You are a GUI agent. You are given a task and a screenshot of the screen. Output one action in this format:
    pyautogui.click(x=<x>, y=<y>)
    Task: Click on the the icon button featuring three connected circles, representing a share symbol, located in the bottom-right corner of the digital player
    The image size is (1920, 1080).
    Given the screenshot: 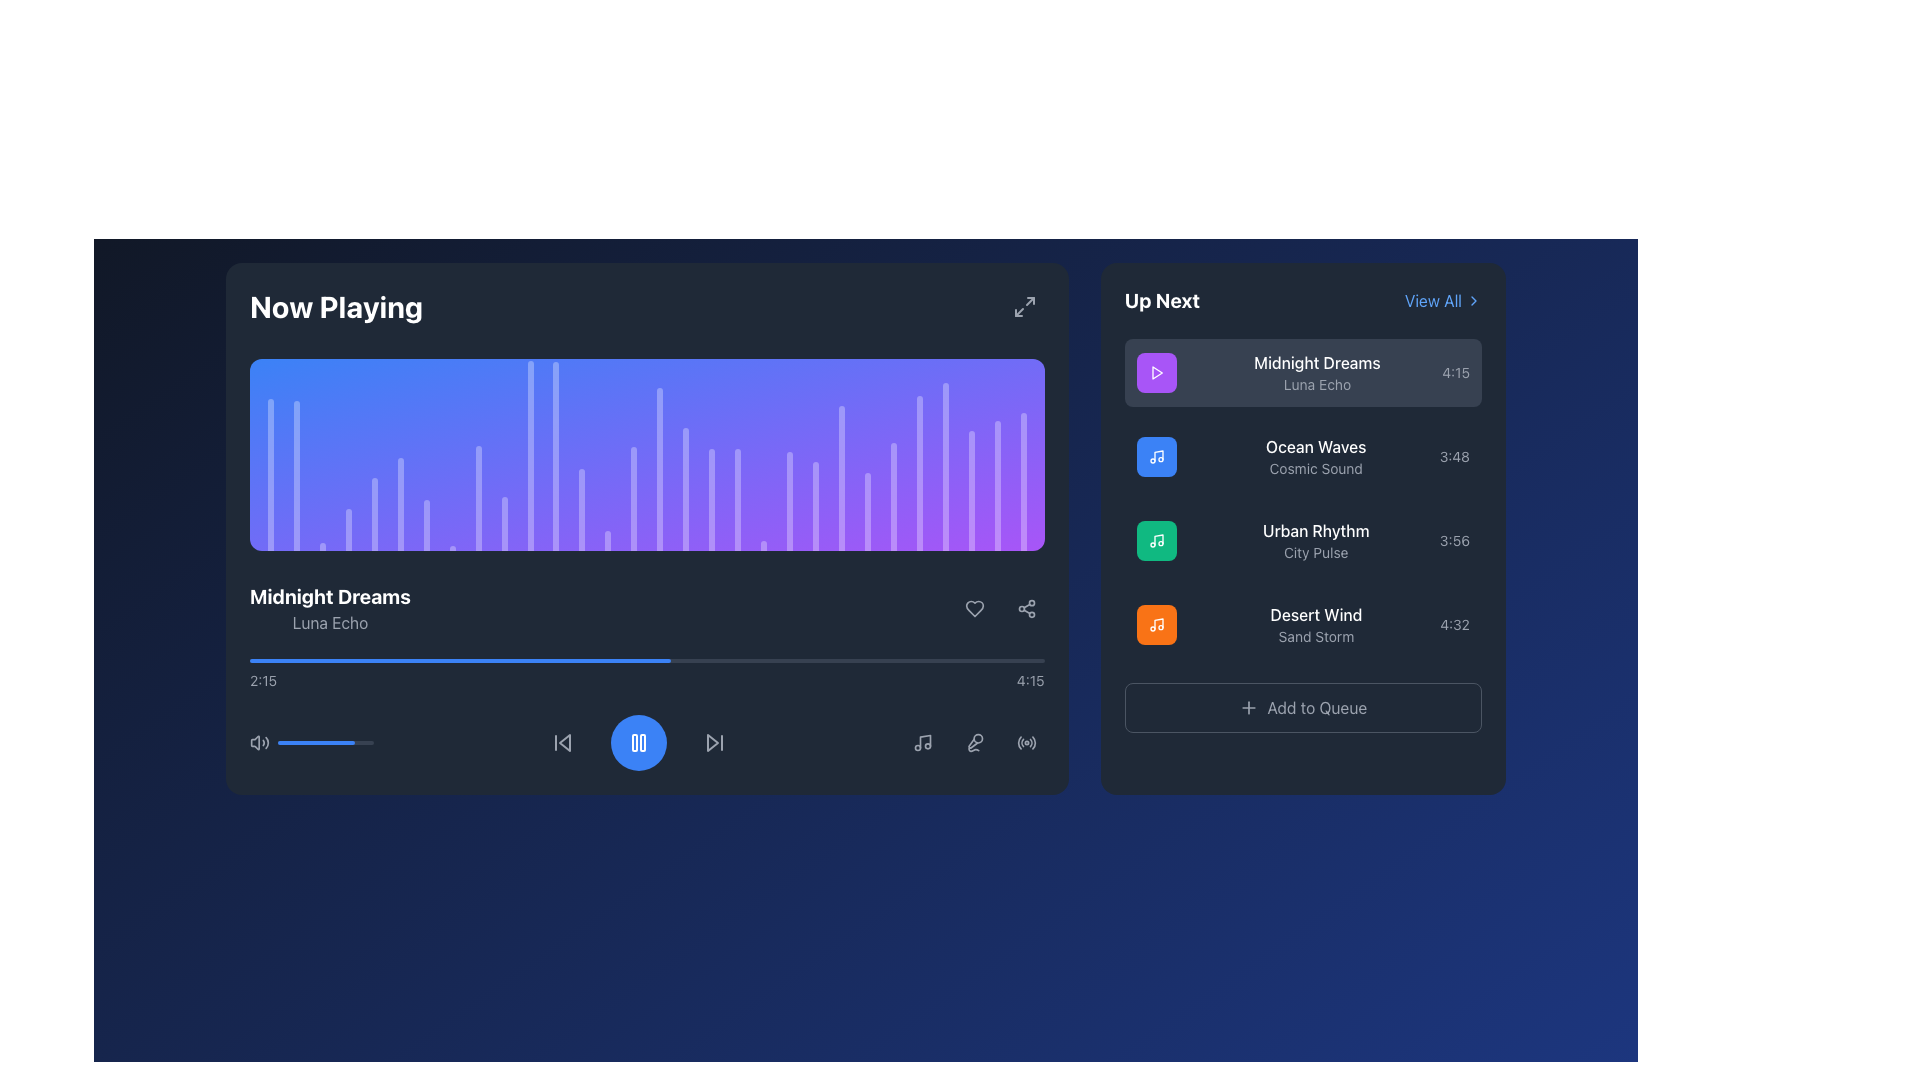 What is the action you would take?
    pyautogui.click(x=1026, y=608)
    